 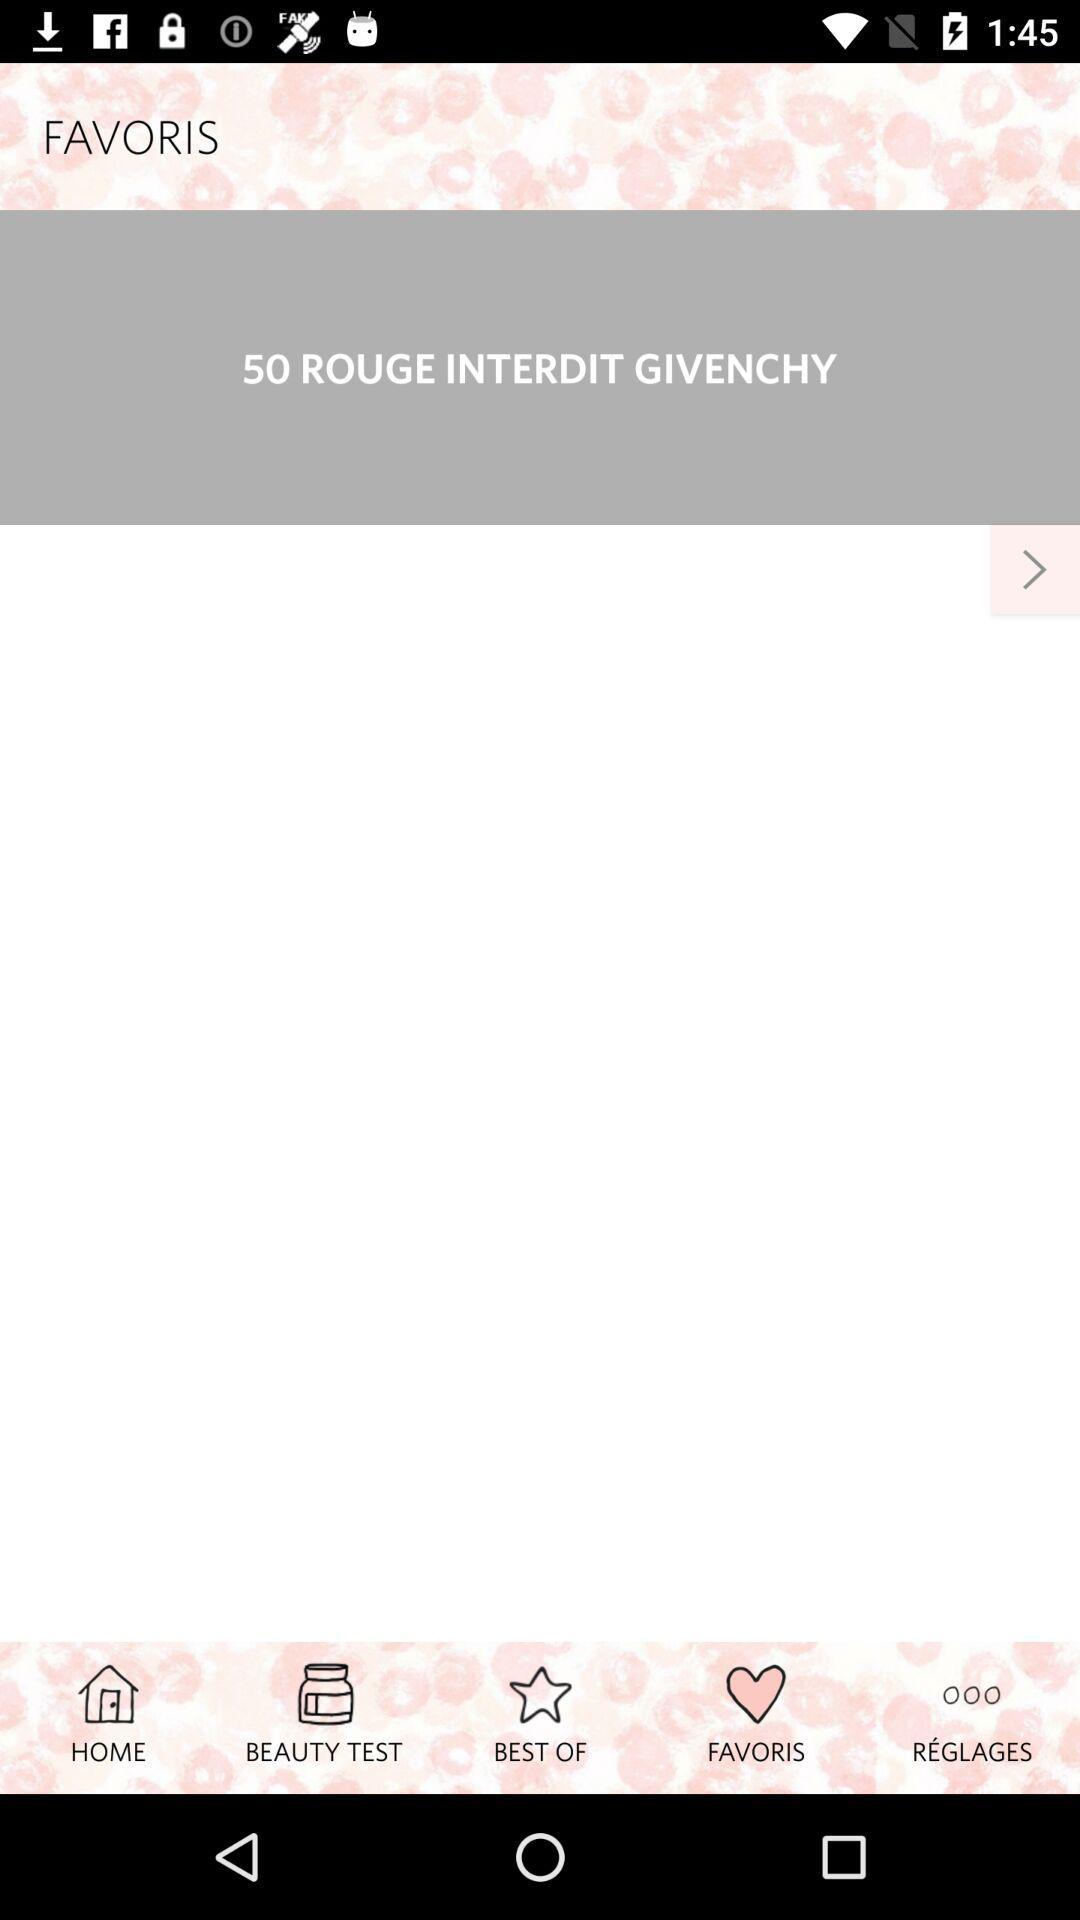 I want to click on item to the right of the home item, so click(x=323, y=1716).